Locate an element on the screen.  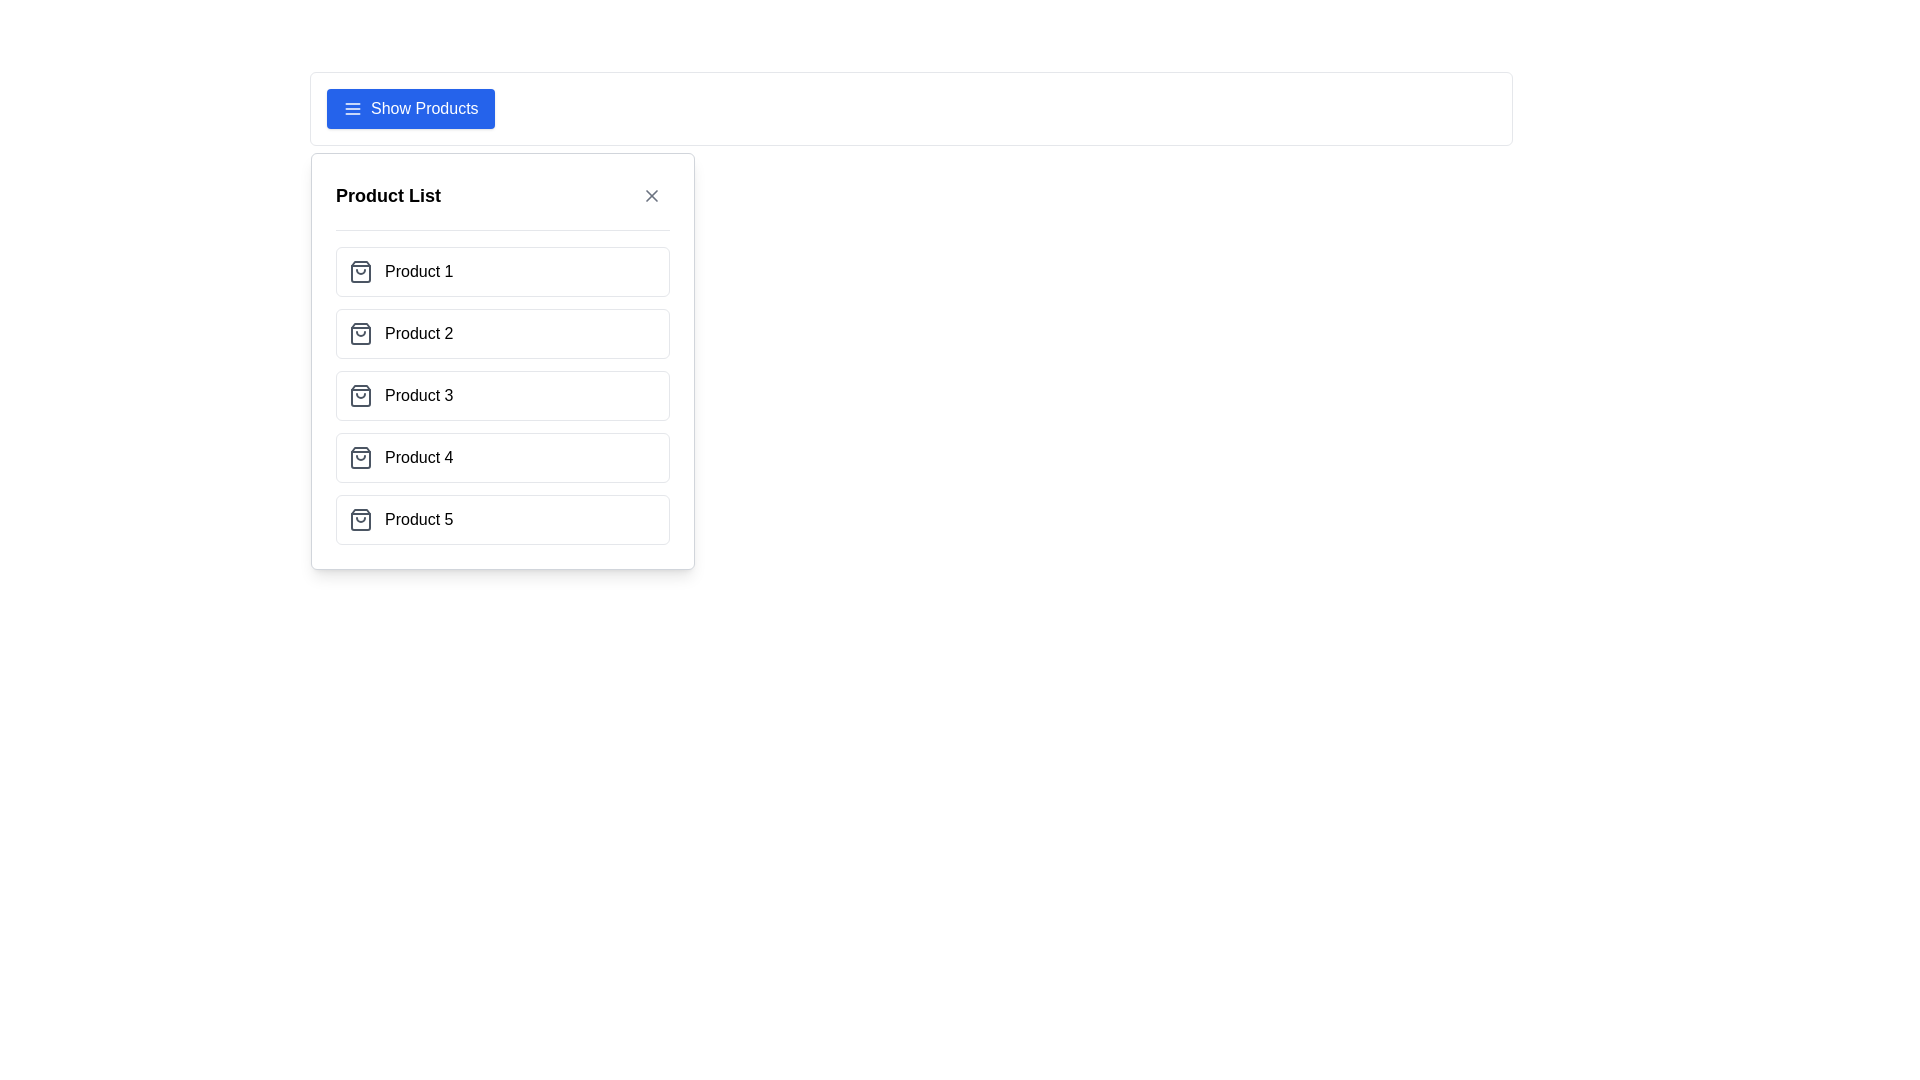
the shopping bag icon representing 'Product 5' in the dropdown list titled 'Product List' is located at coordinates (360, 519).